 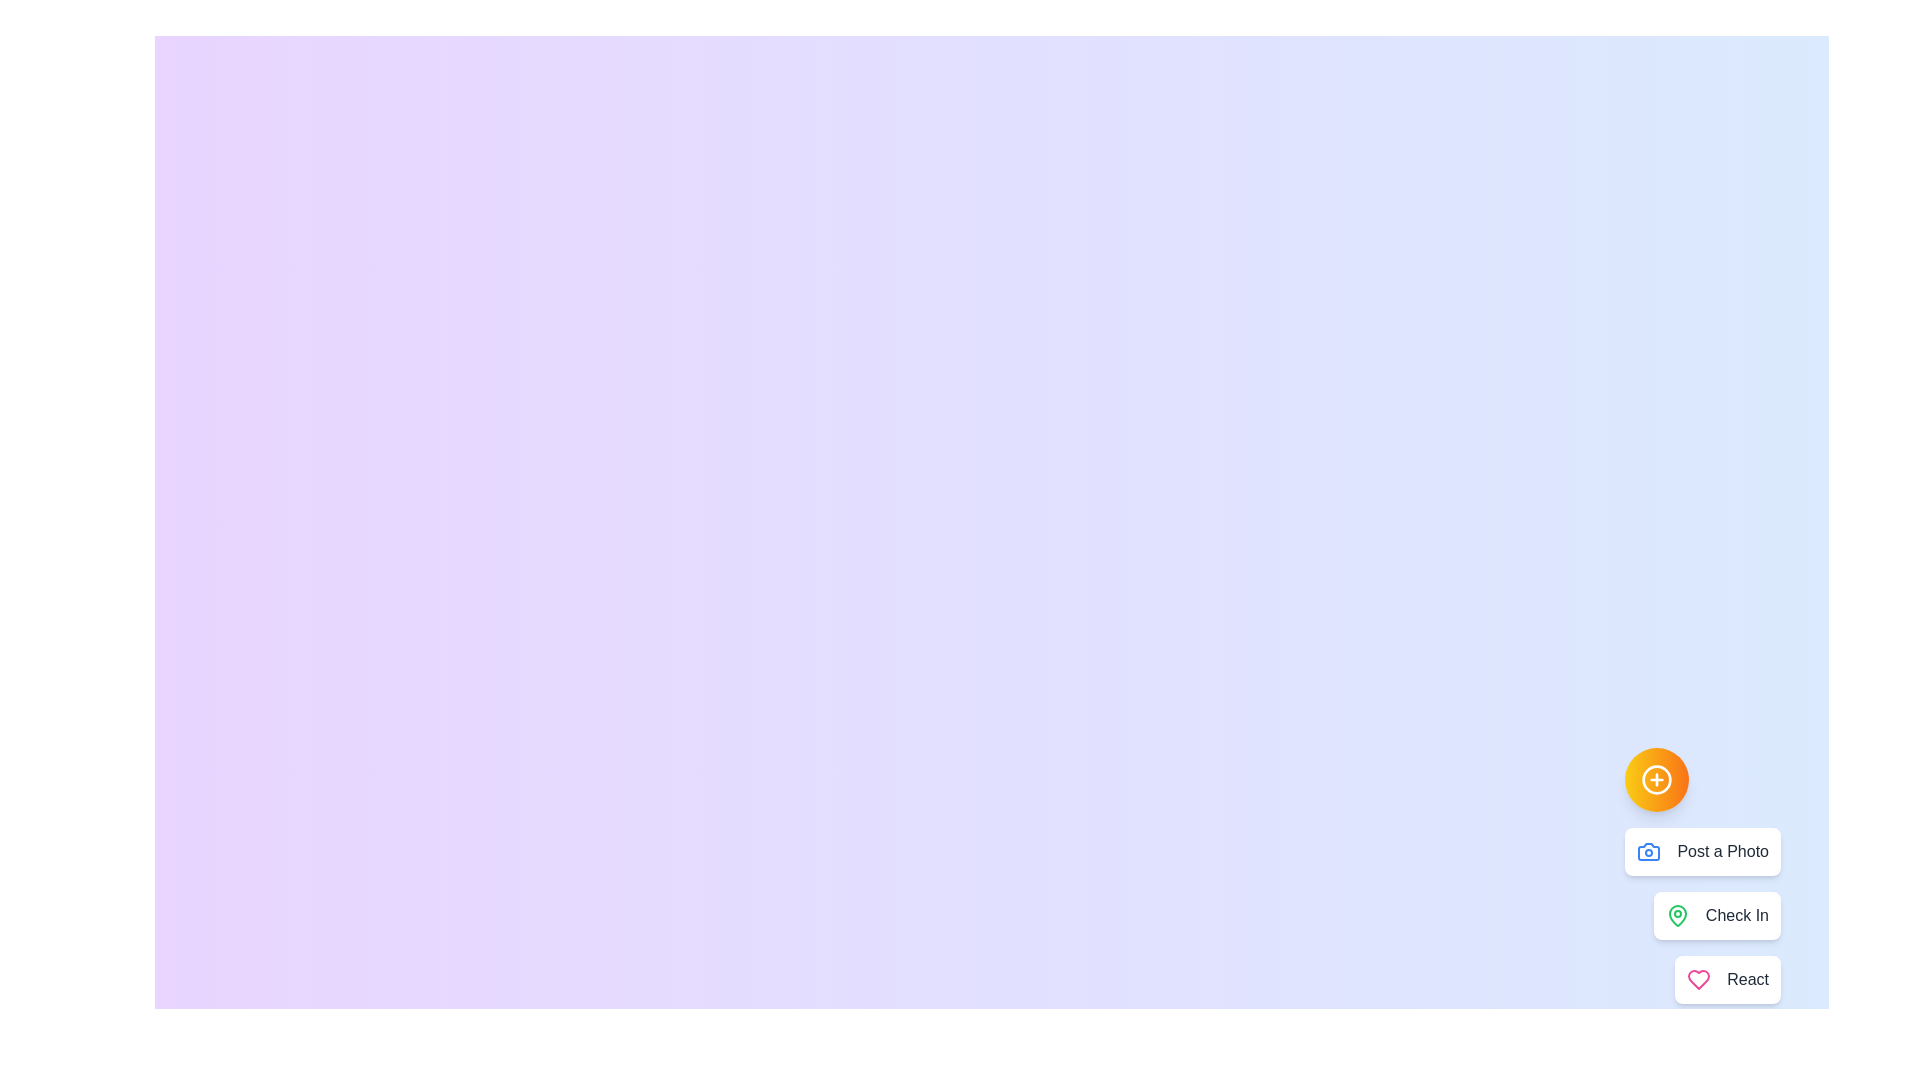 What do you see at coordinates (499, 499) in the screenshot?
I see `the background to dismiss the menu` at bounding box center [499, 499].